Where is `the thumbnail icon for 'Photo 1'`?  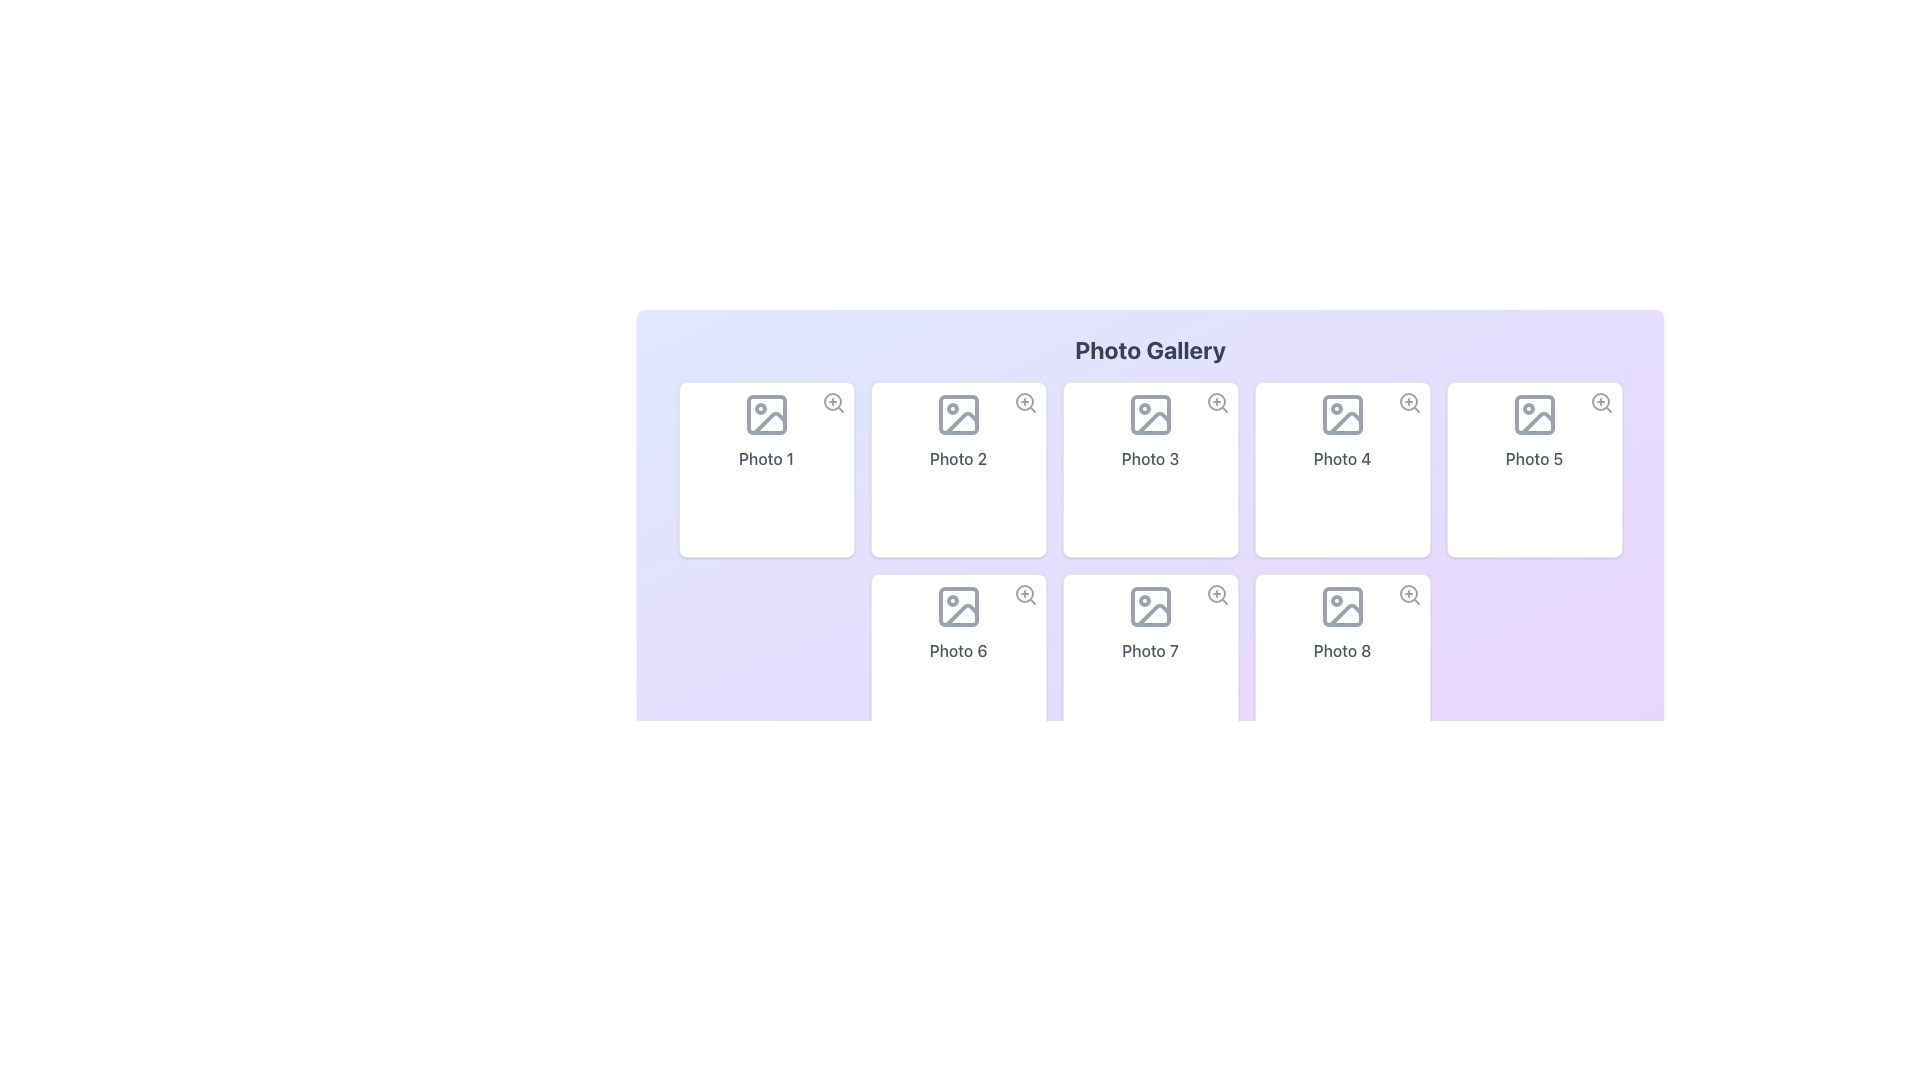
the thumbnail icon for 'Photo 1' is located at coordinates (765, 414).